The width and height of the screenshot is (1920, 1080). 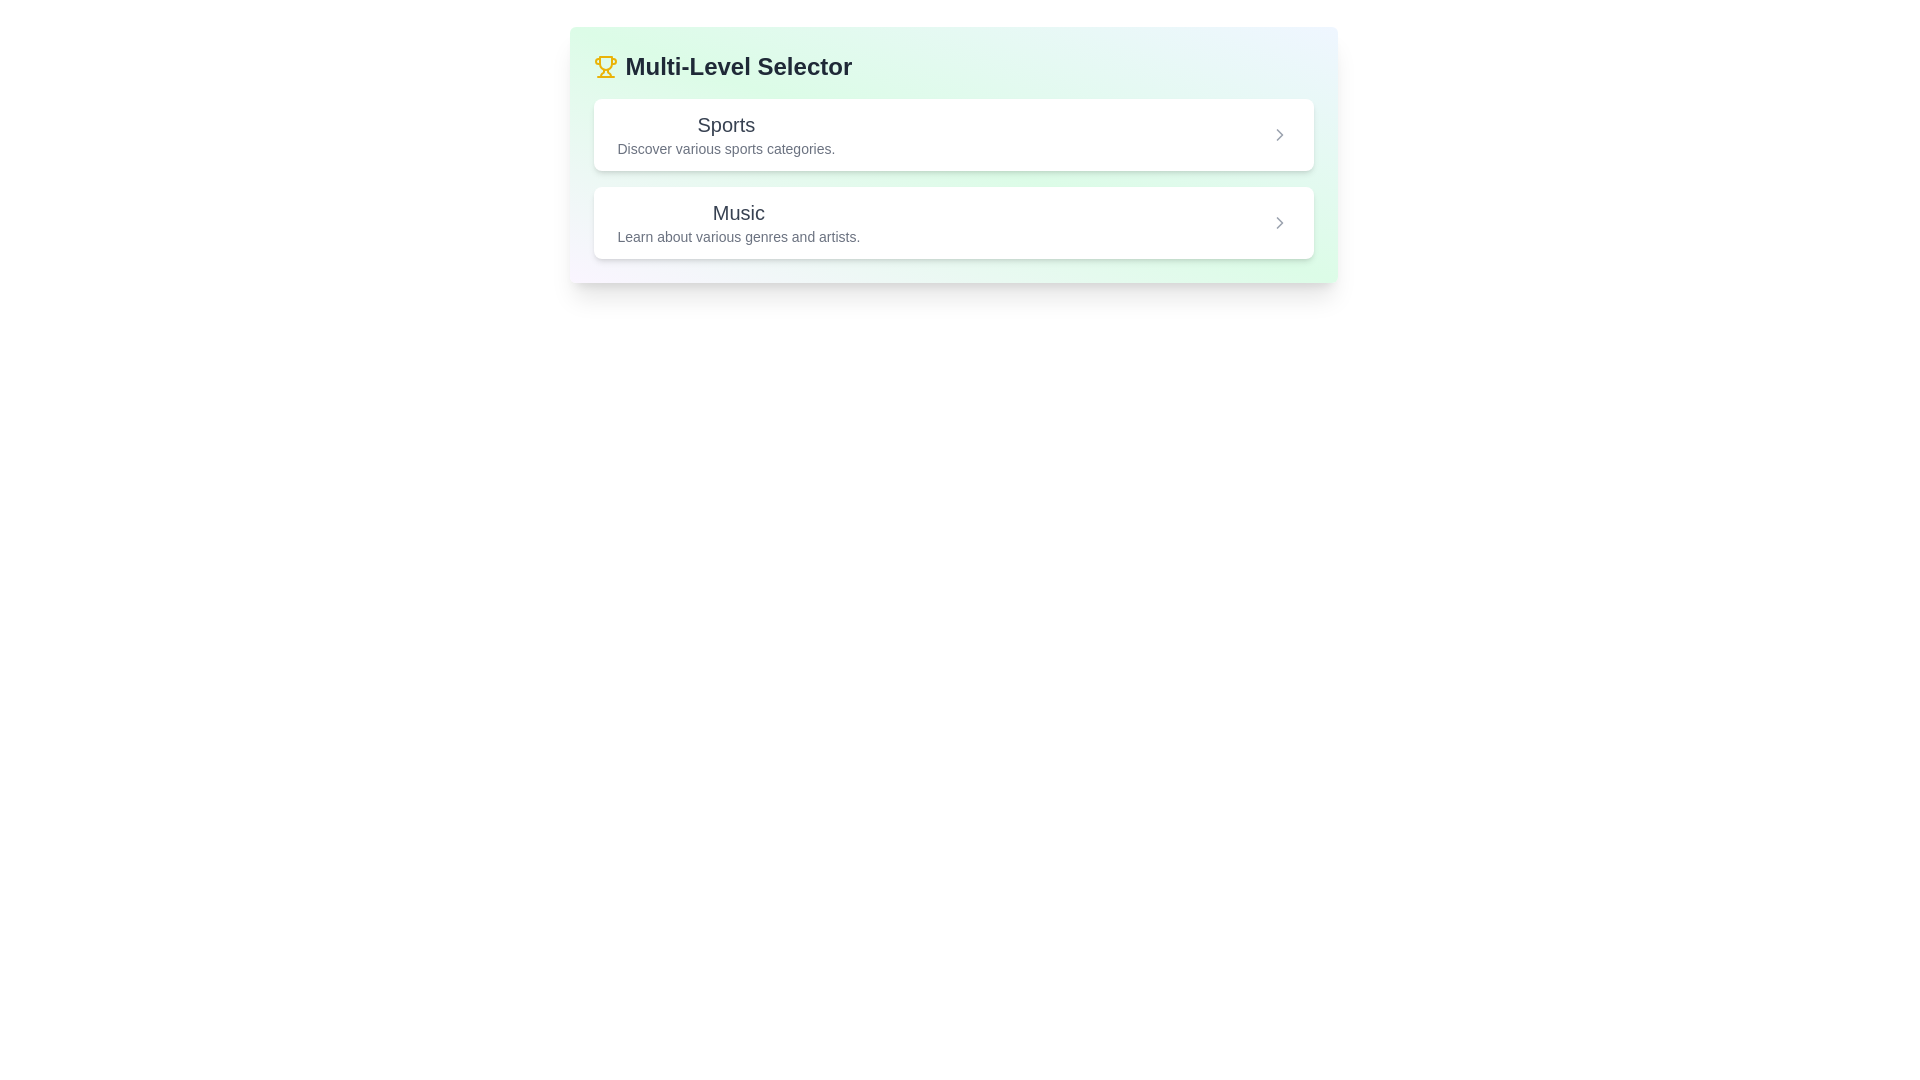 I want to click on the descriptive text label located directly below the 'Sports' title in the vertical list design, so click(x=725, y=148).